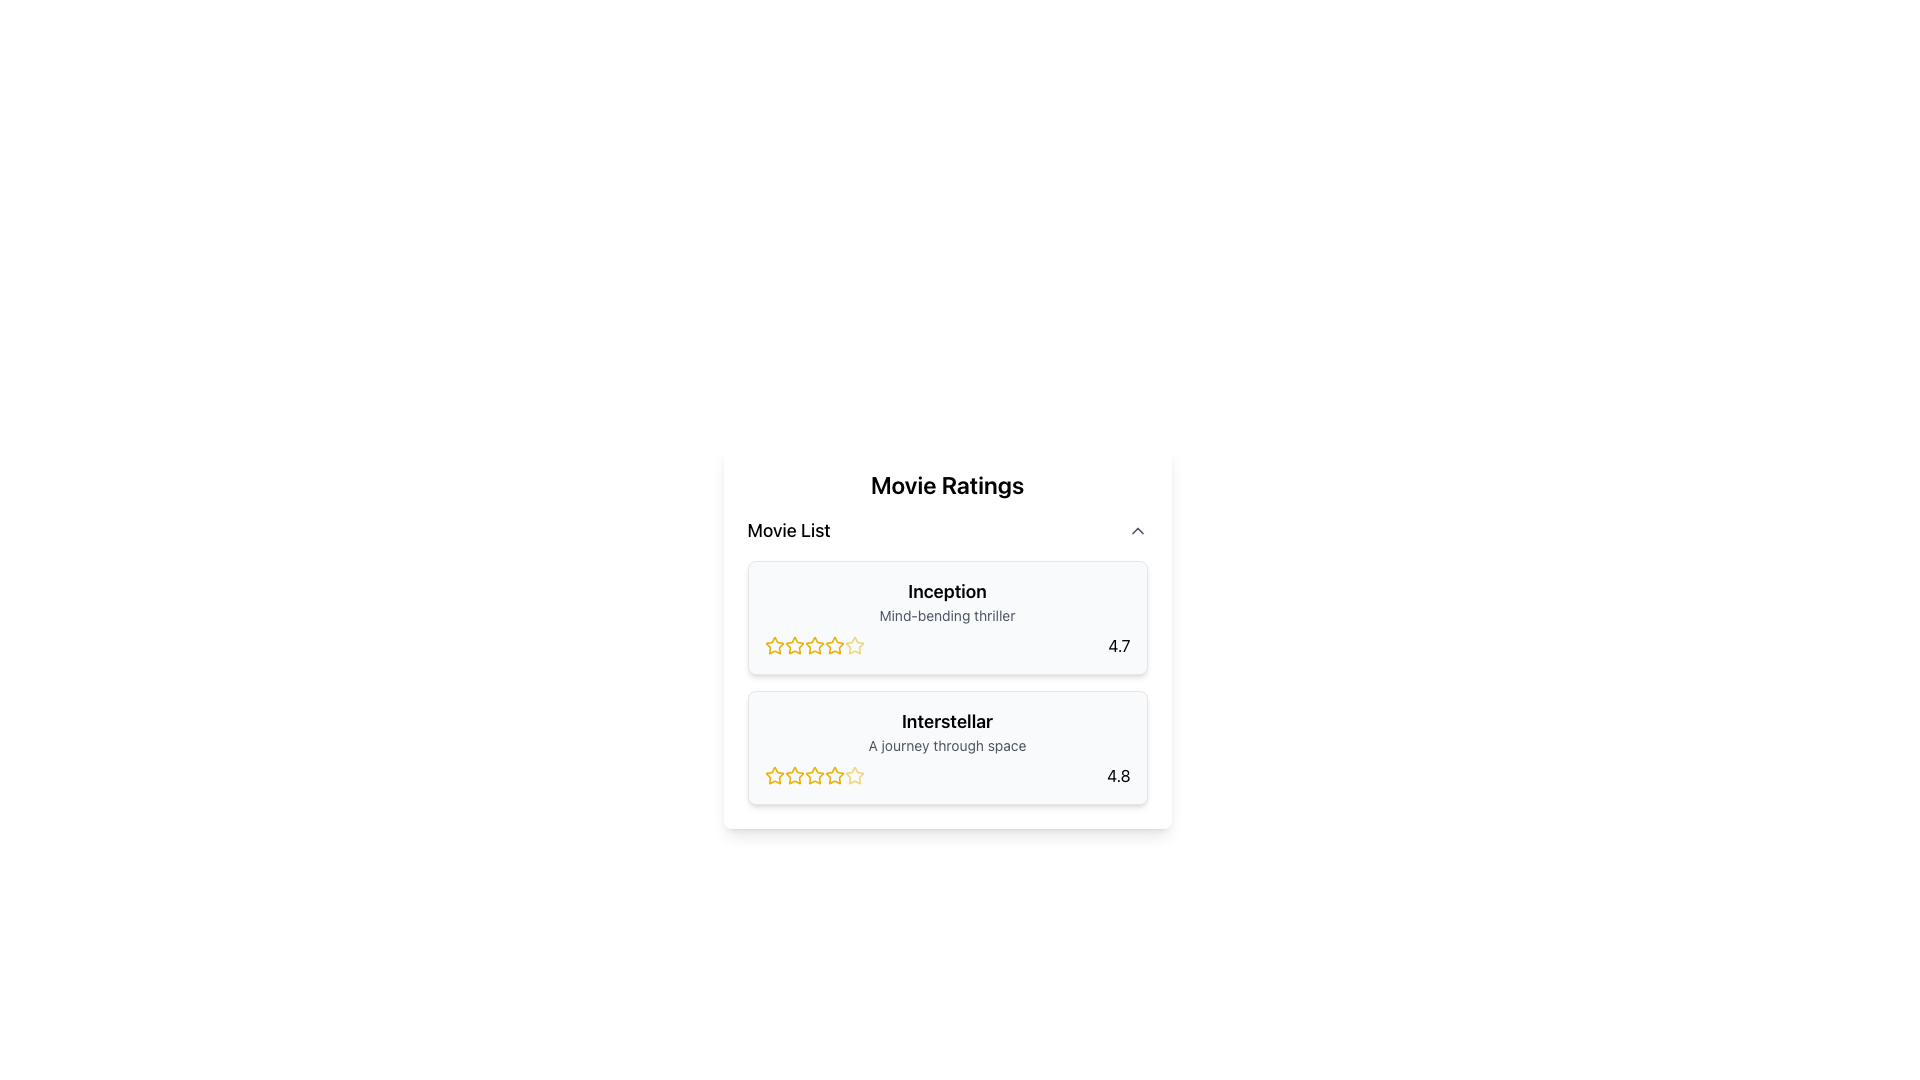 This screenshot has width=1920, height=1080. Describe the element at coordinates (814, 645) in the screenshot. I see `the fourth rating star icon in the 5-star rating system for the movie 'Inception' located in the first card of the movie list section` at that location.